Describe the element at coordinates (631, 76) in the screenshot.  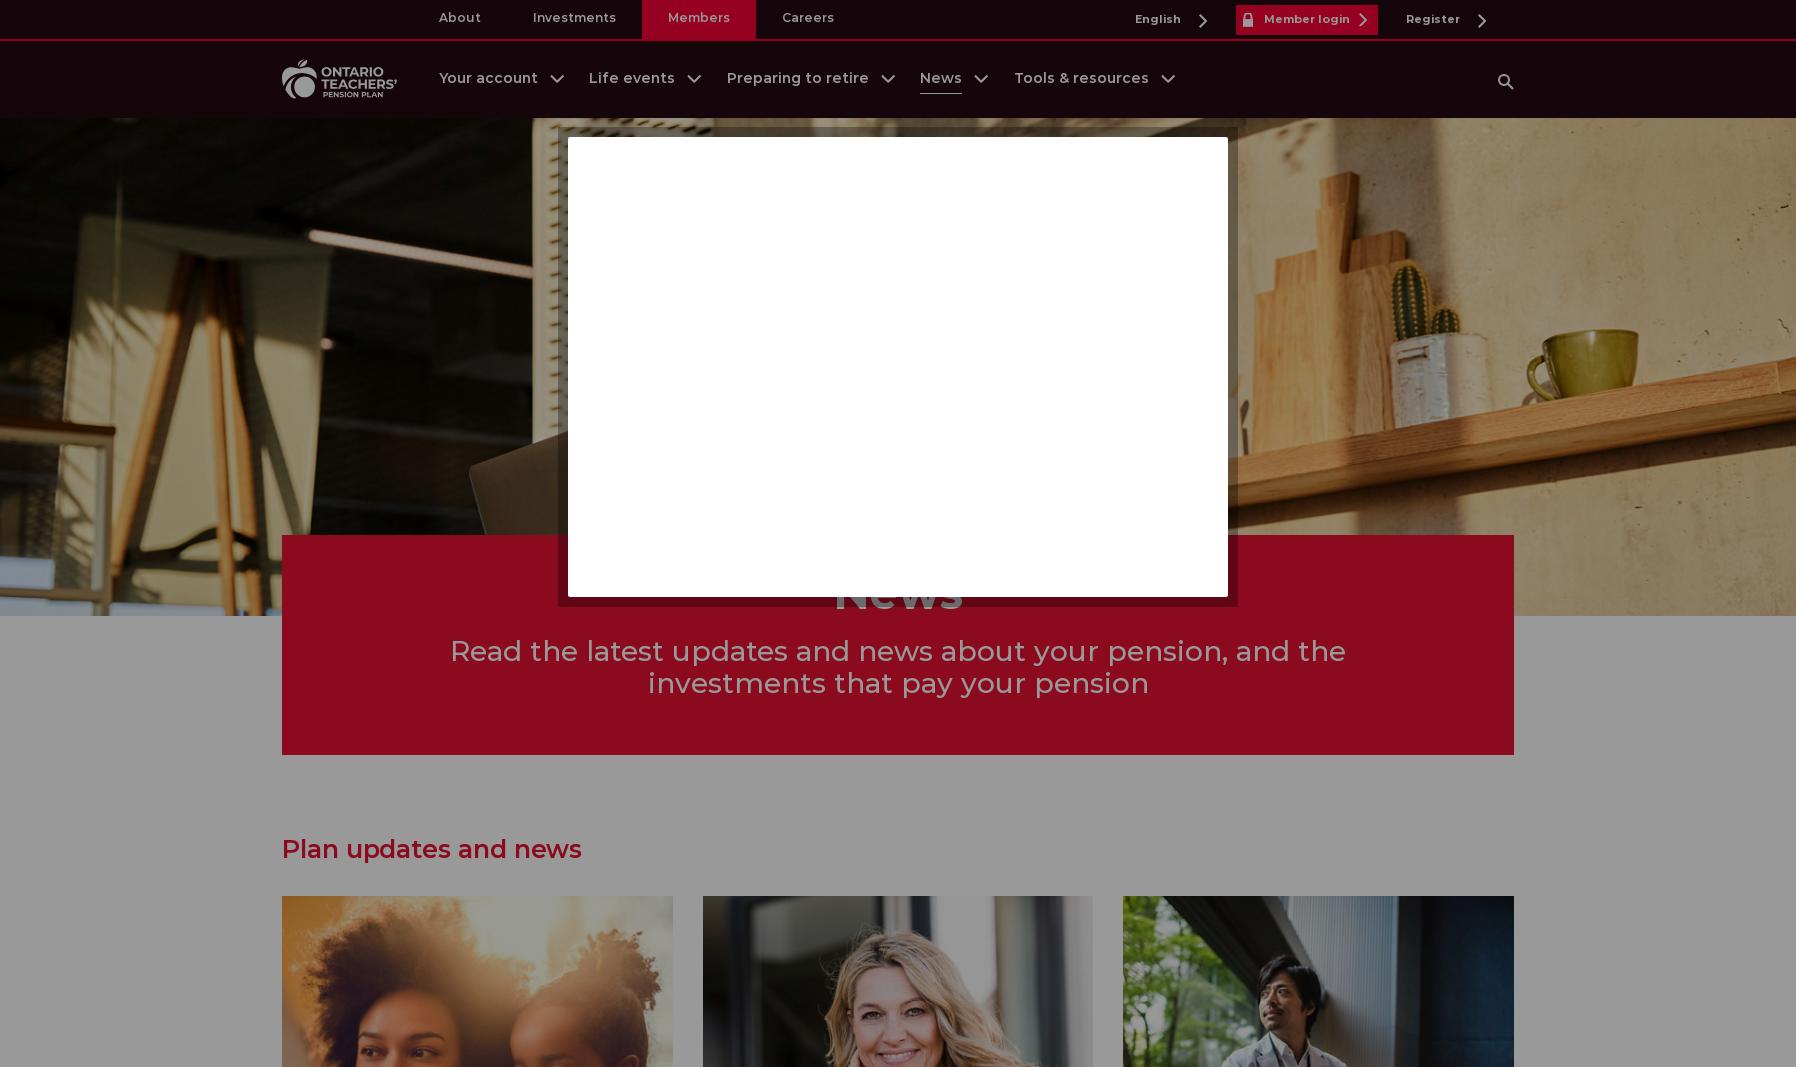
I see `'Life events'` at that location.